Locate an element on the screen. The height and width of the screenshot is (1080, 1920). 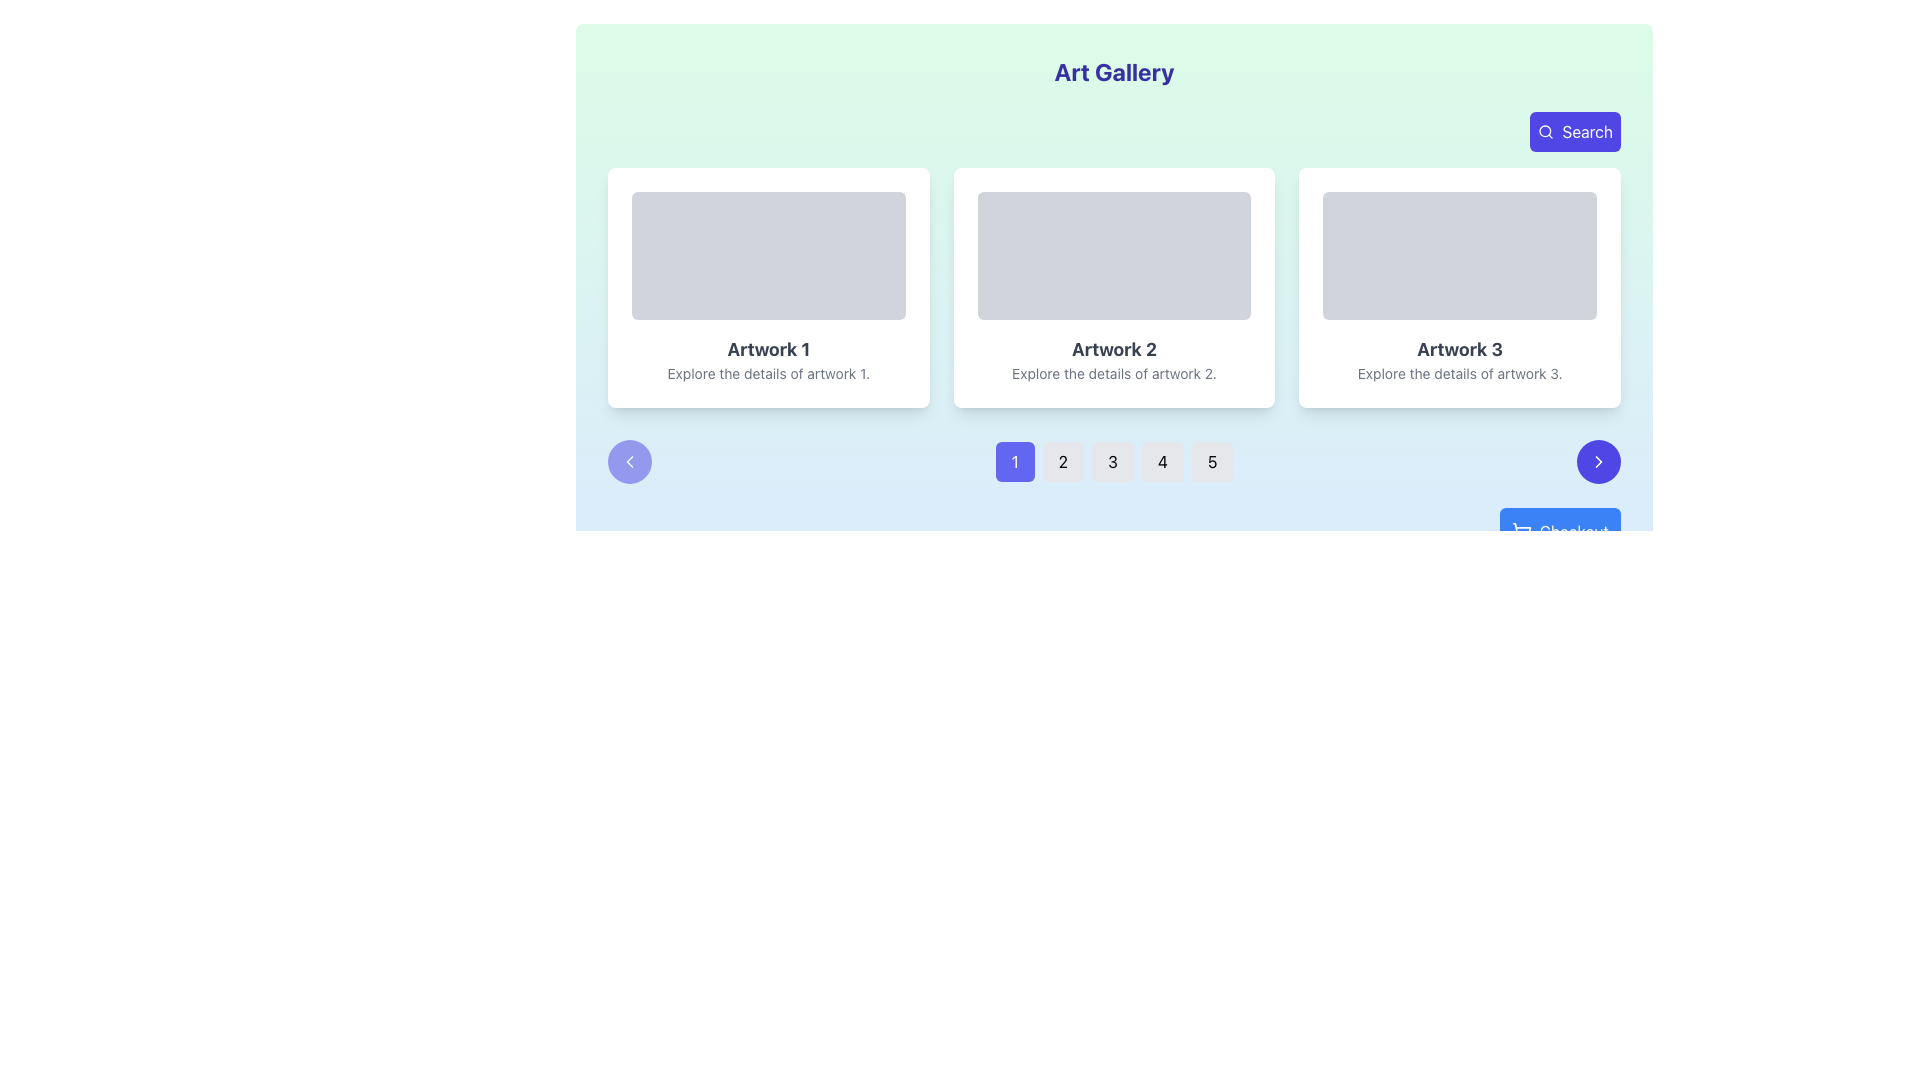
the shopping cart icon located within the 'Checkout' button at the bottom-right section of the interface is located at coordinates (1520, 531).